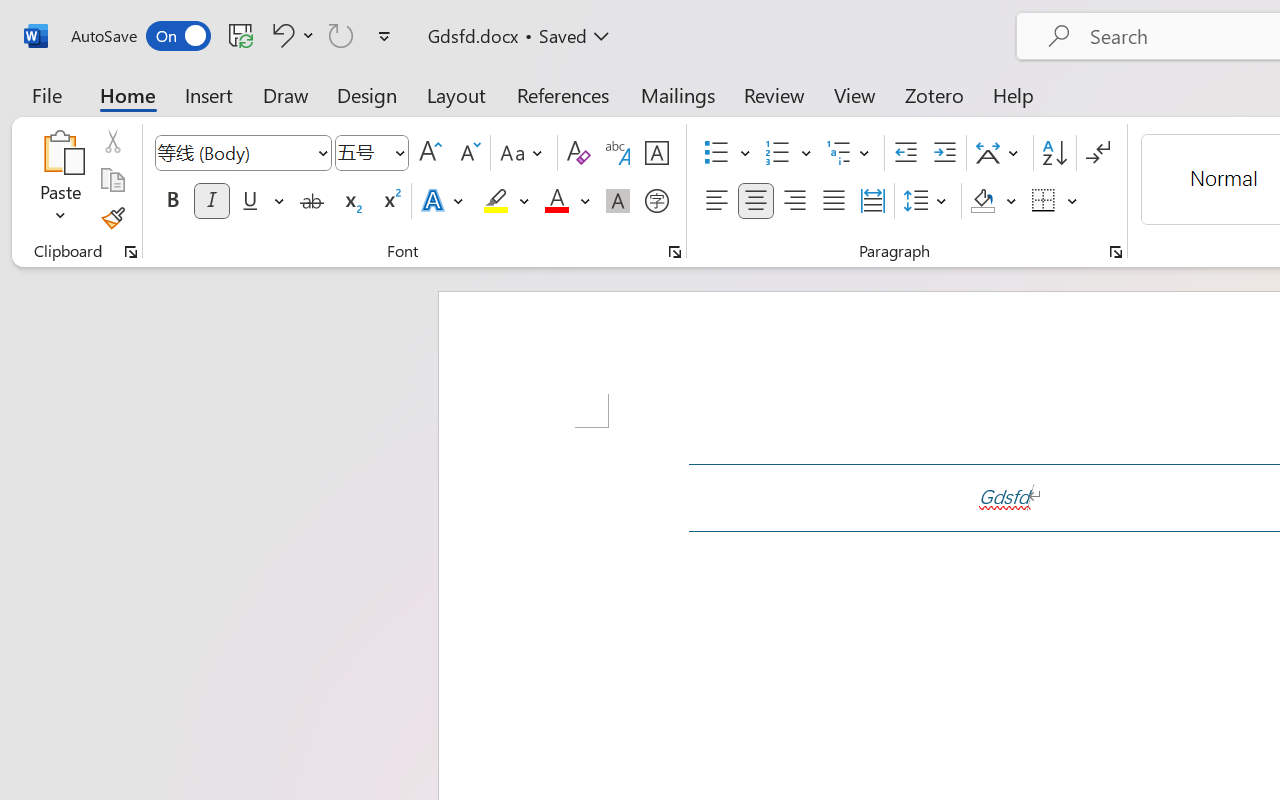 Image resolution: width=1280 pixels, height=800 pixels. Describe the element at coordinates (111, 179) in the screenshot. I see `'Copy'` at that location.